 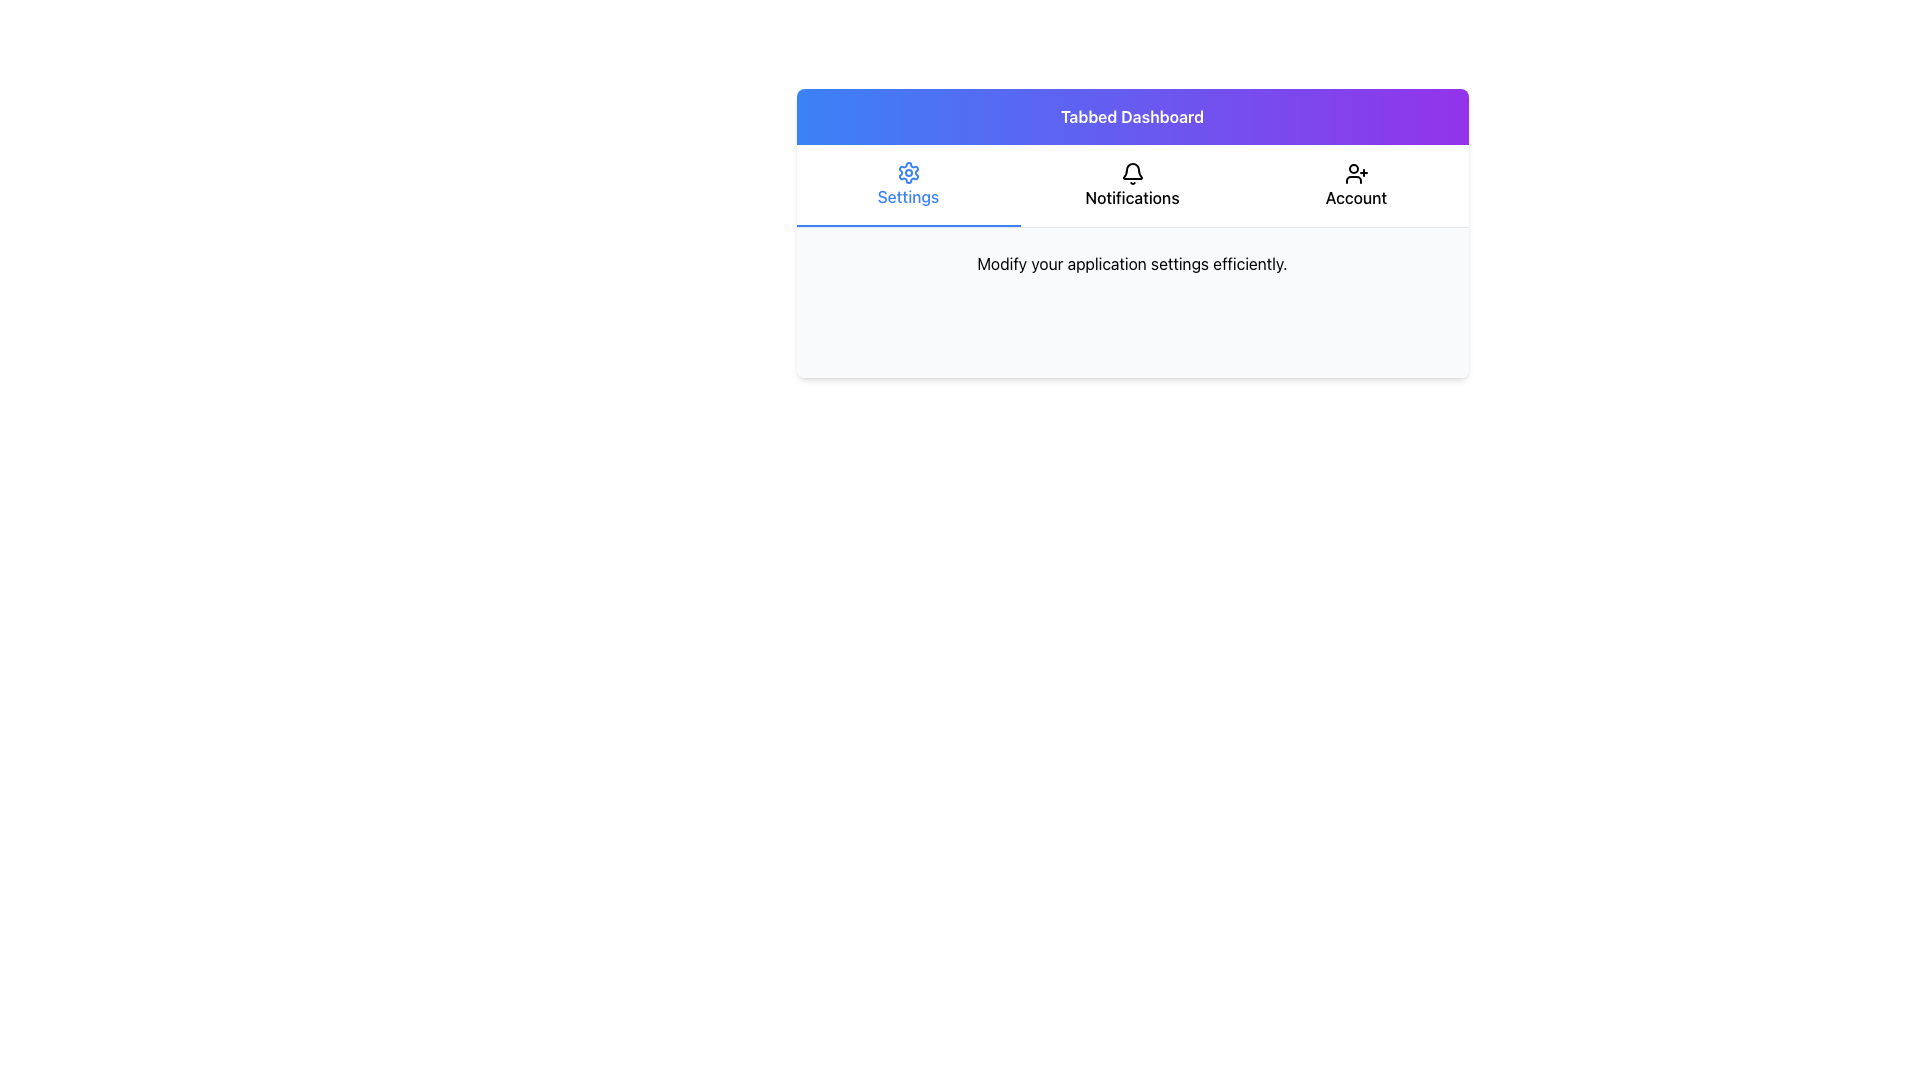 I want to click on the central navigation tab in the horizontal navigation bar, so click(x=1132, y=186).